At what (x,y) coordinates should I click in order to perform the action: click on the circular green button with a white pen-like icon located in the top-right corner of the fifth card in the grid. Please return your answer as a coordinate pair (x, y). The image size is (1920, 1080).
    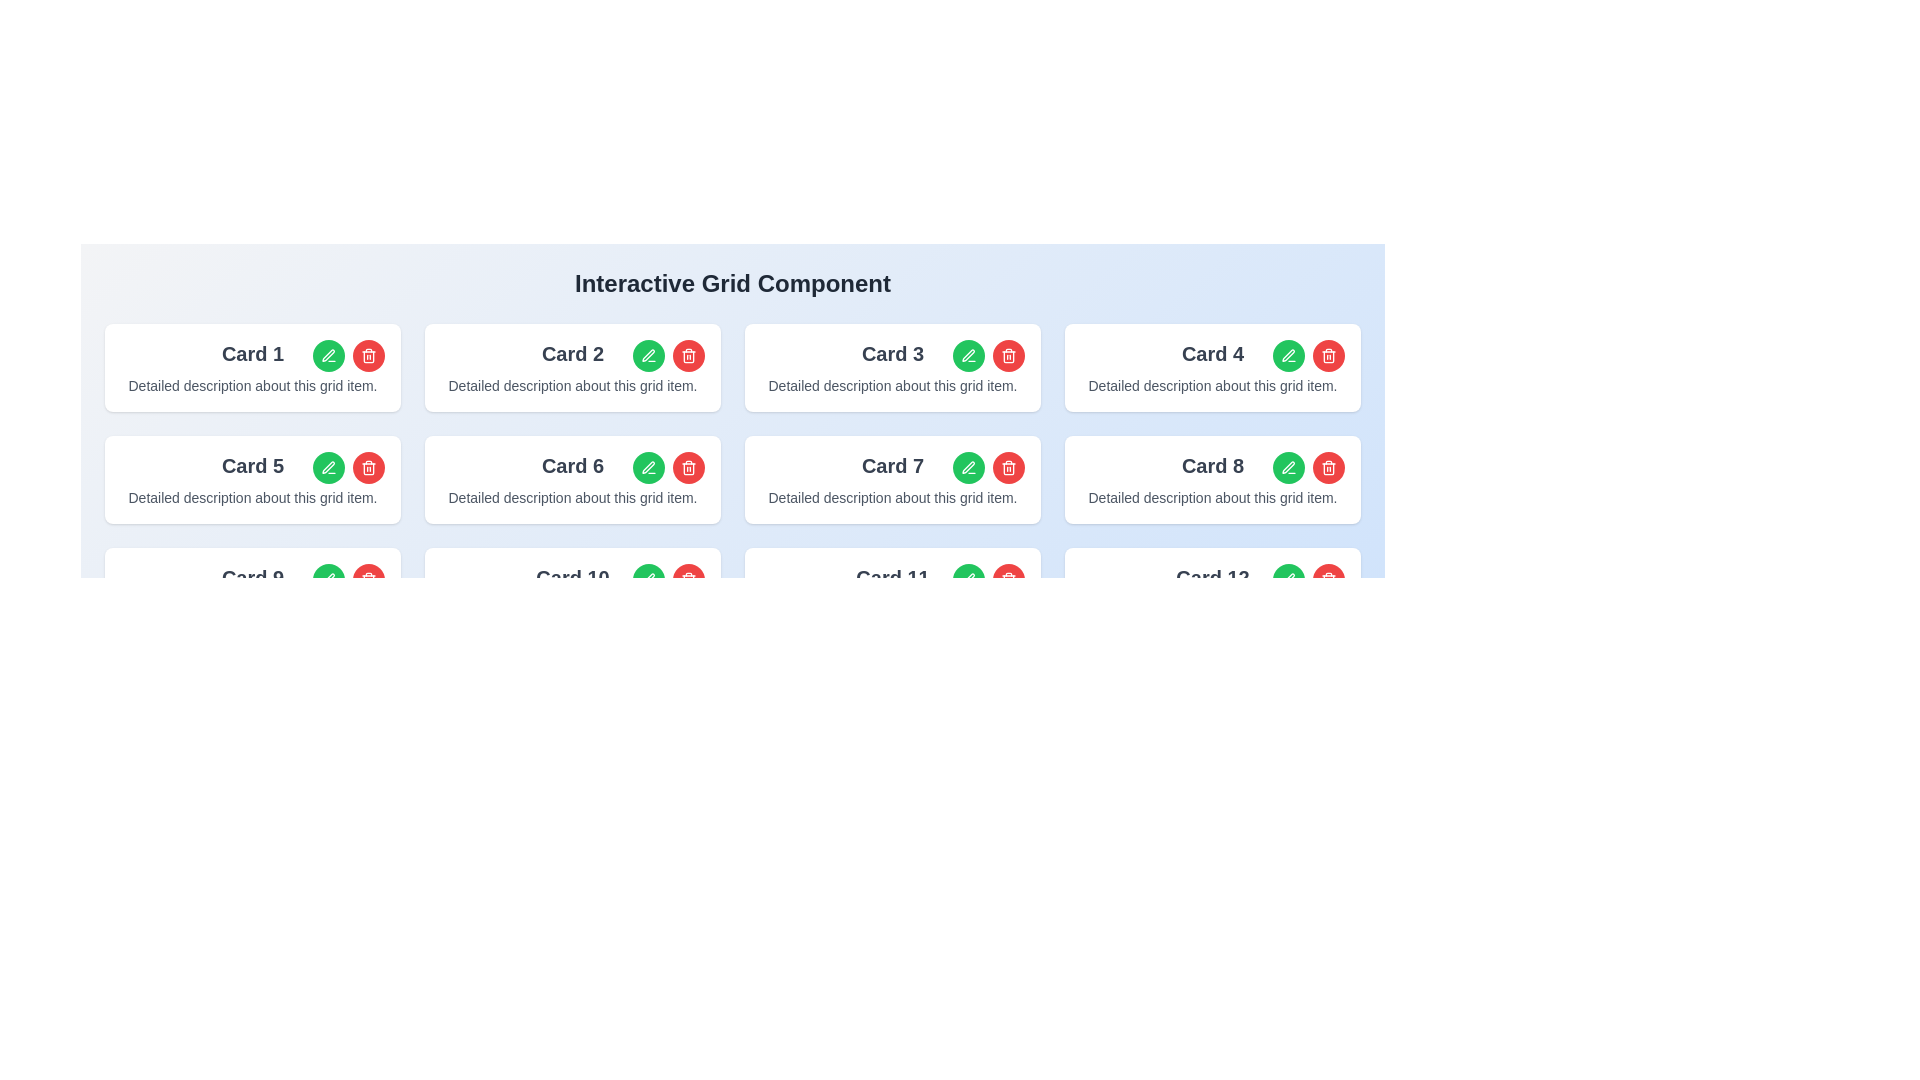
    Looking at the image, I should click on (329, 467).